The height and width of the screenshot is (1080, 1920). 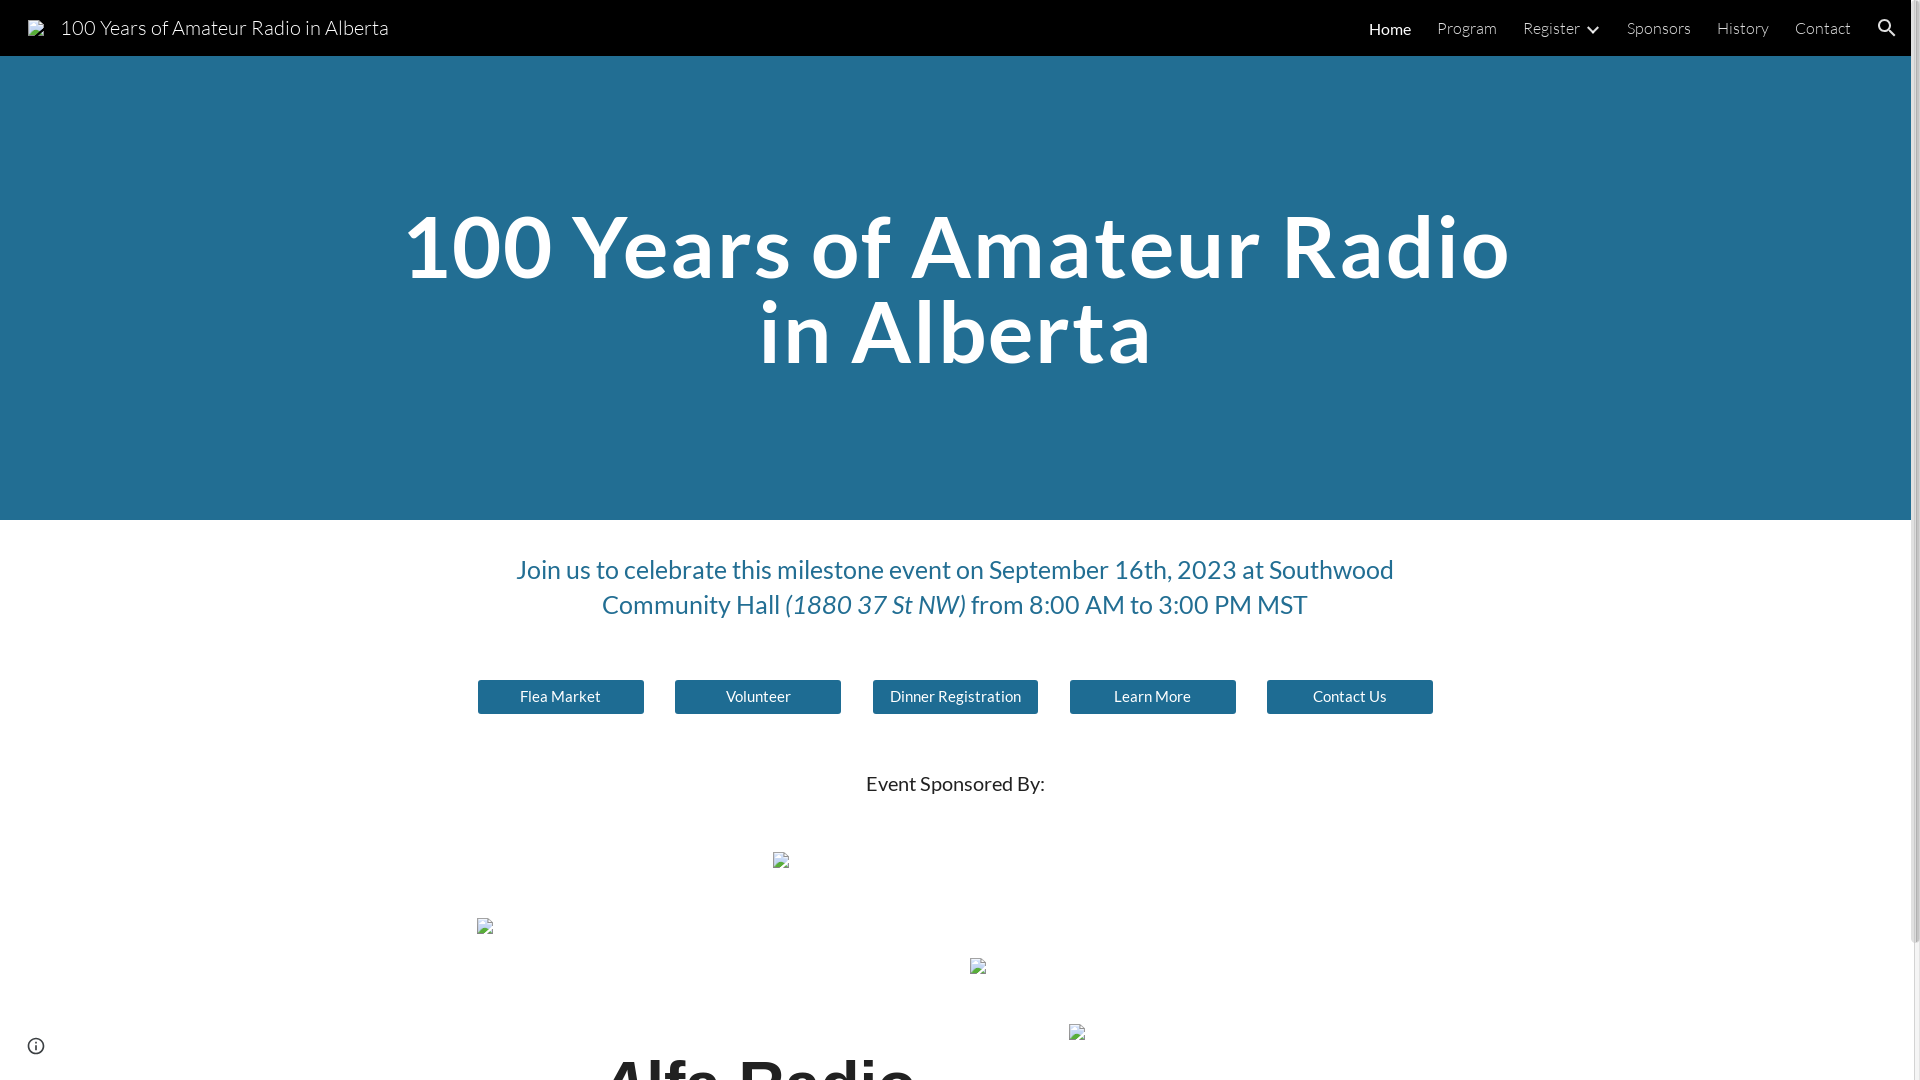 What do you see at coordinates (1741, 27) in the screenshot?
I see `'History'` at bounding box center [1741, 27].